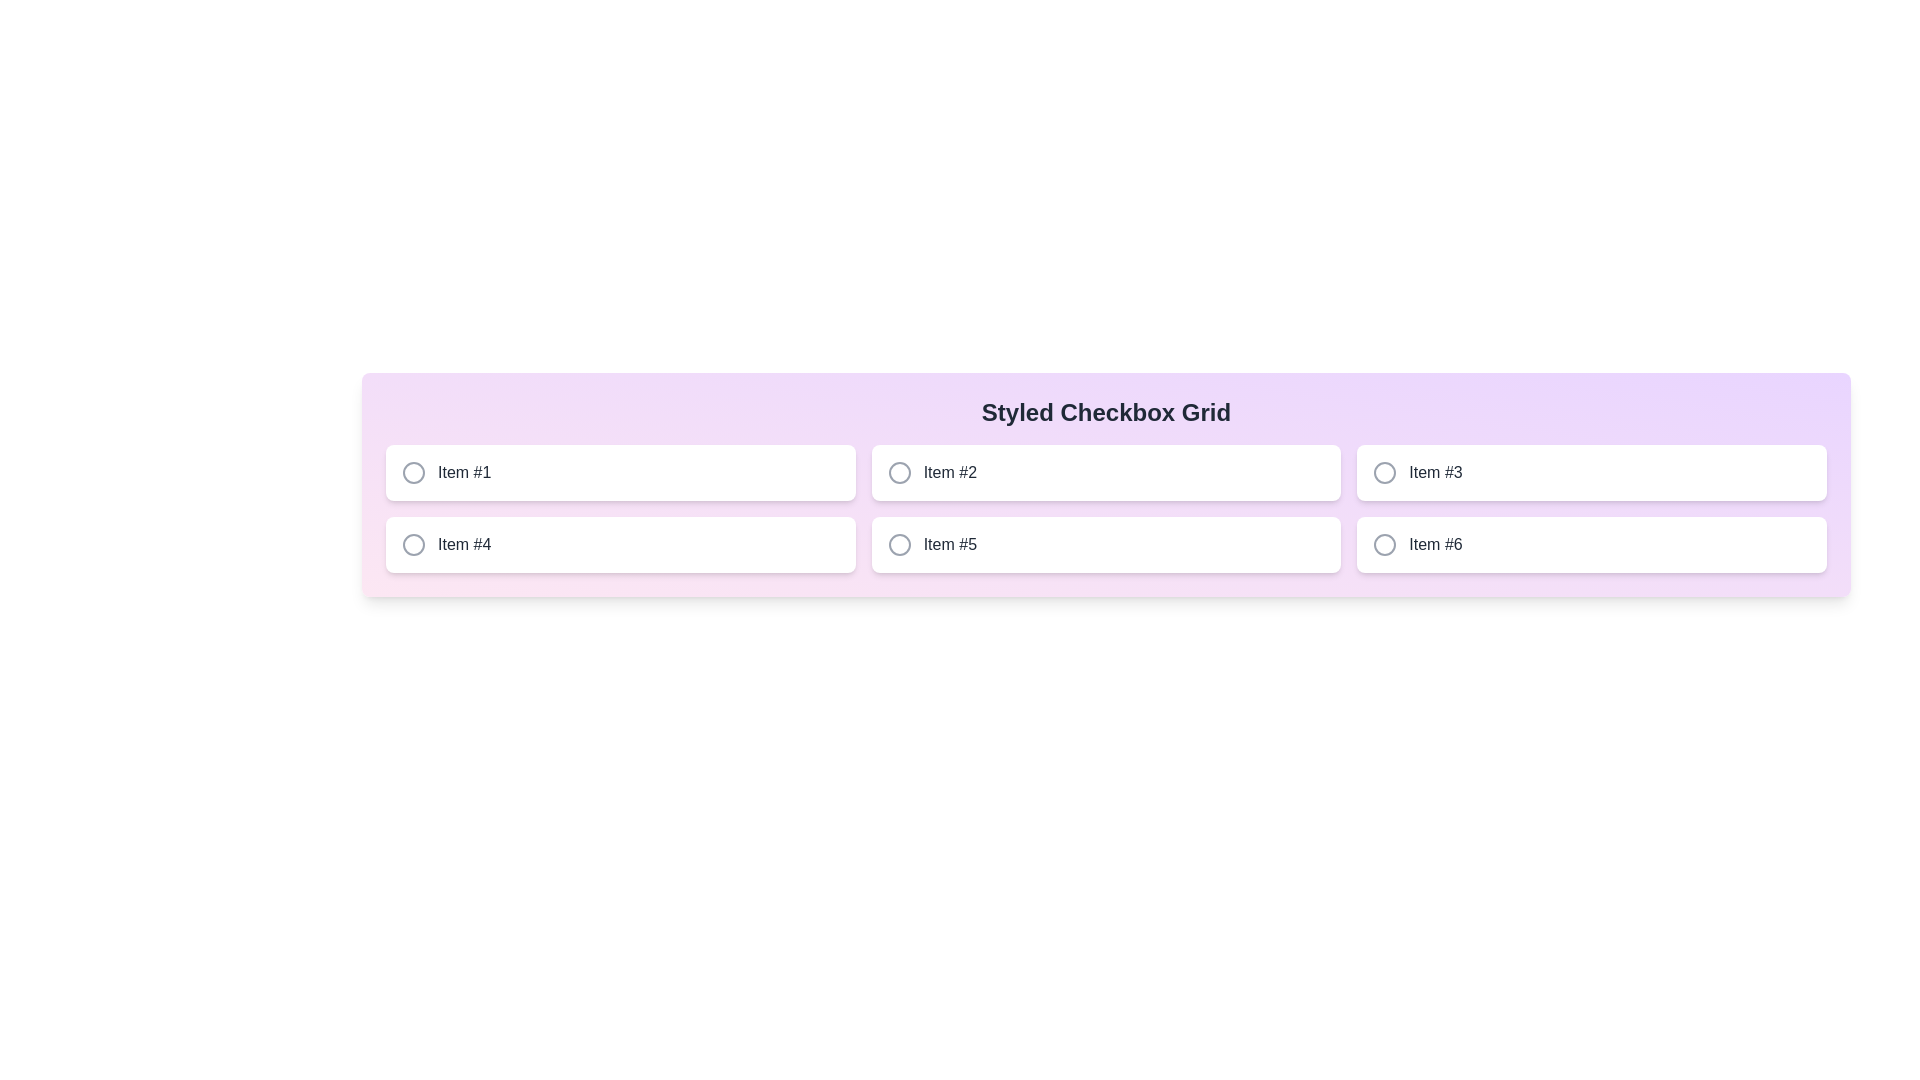 Image resolution: width=1920 pixels, height=1080 pixels. Describe the element at coordinates (618, 544) in the screenshot. I see `the button labeled Item #4 to observe style changes` at that location.